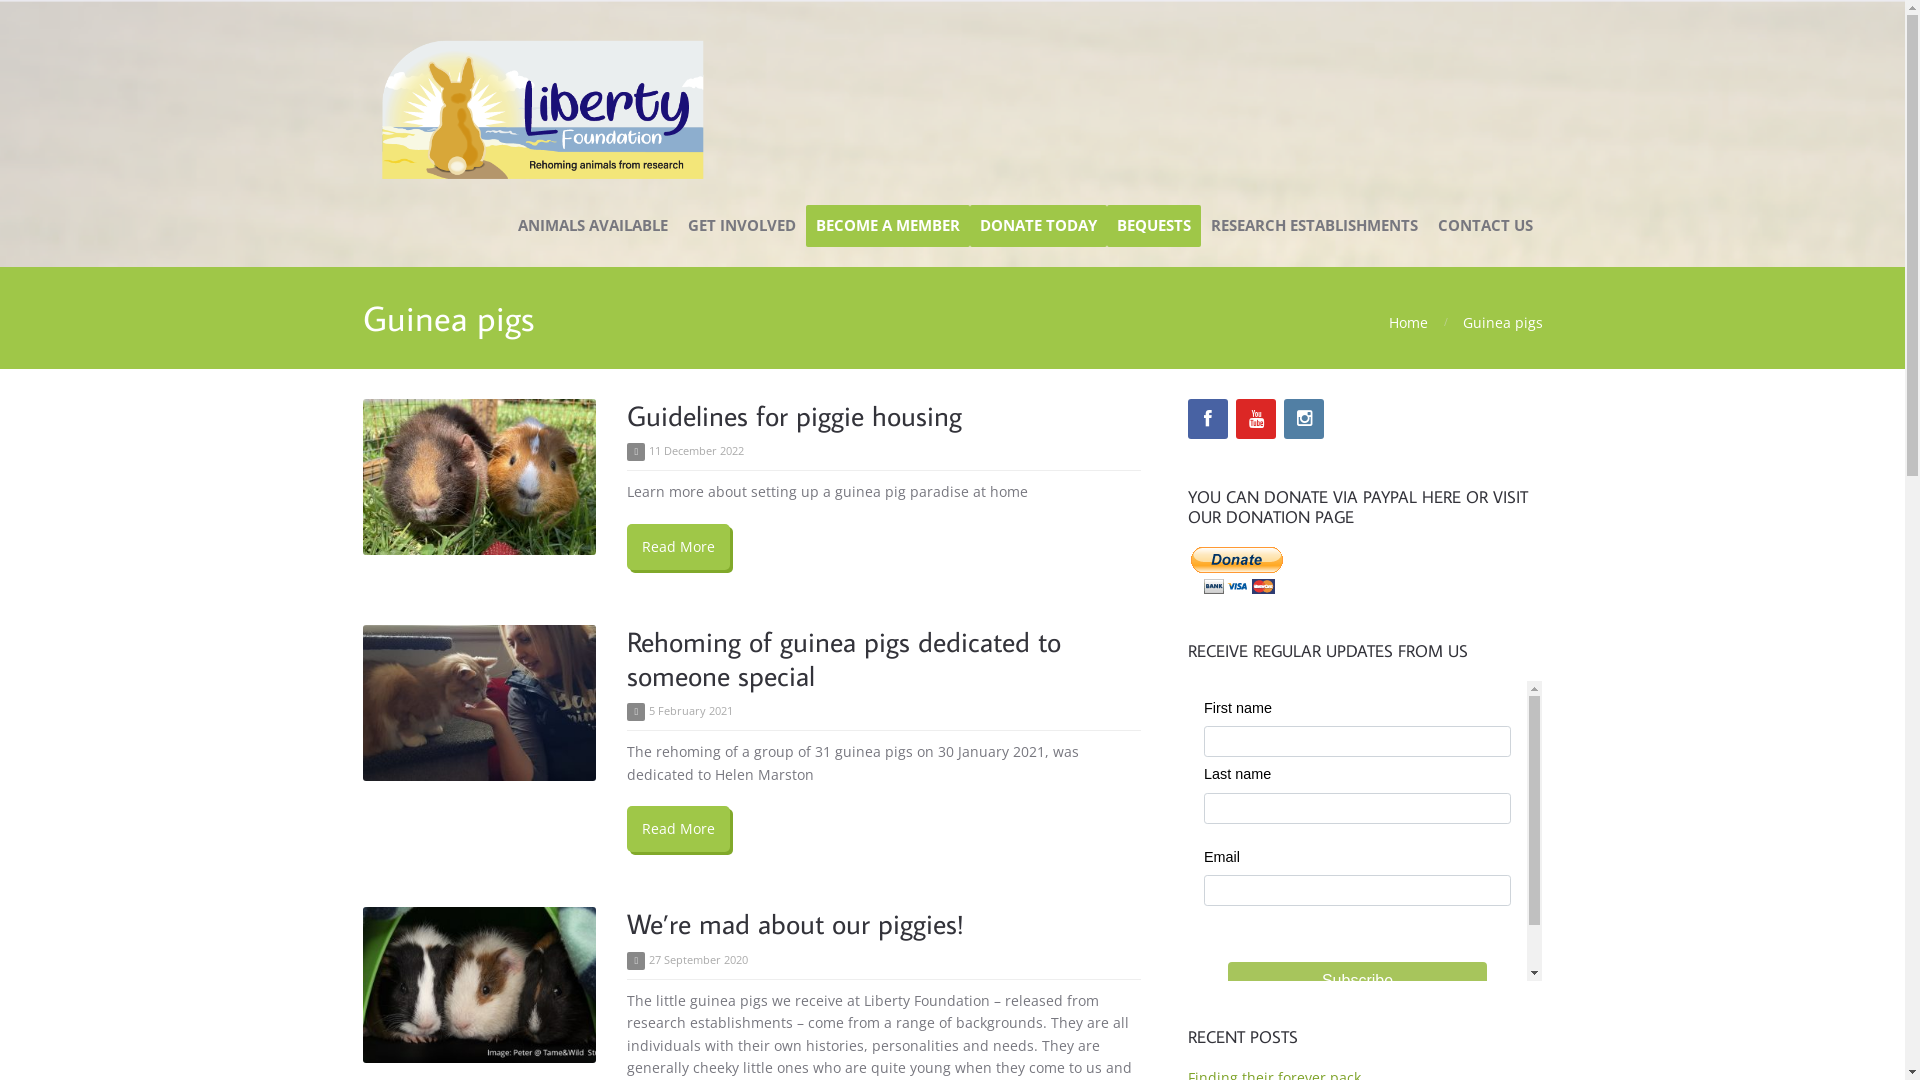  I want to click on 'Rehoming of guinea pigs dedicated to someone special', so click(626, 658).